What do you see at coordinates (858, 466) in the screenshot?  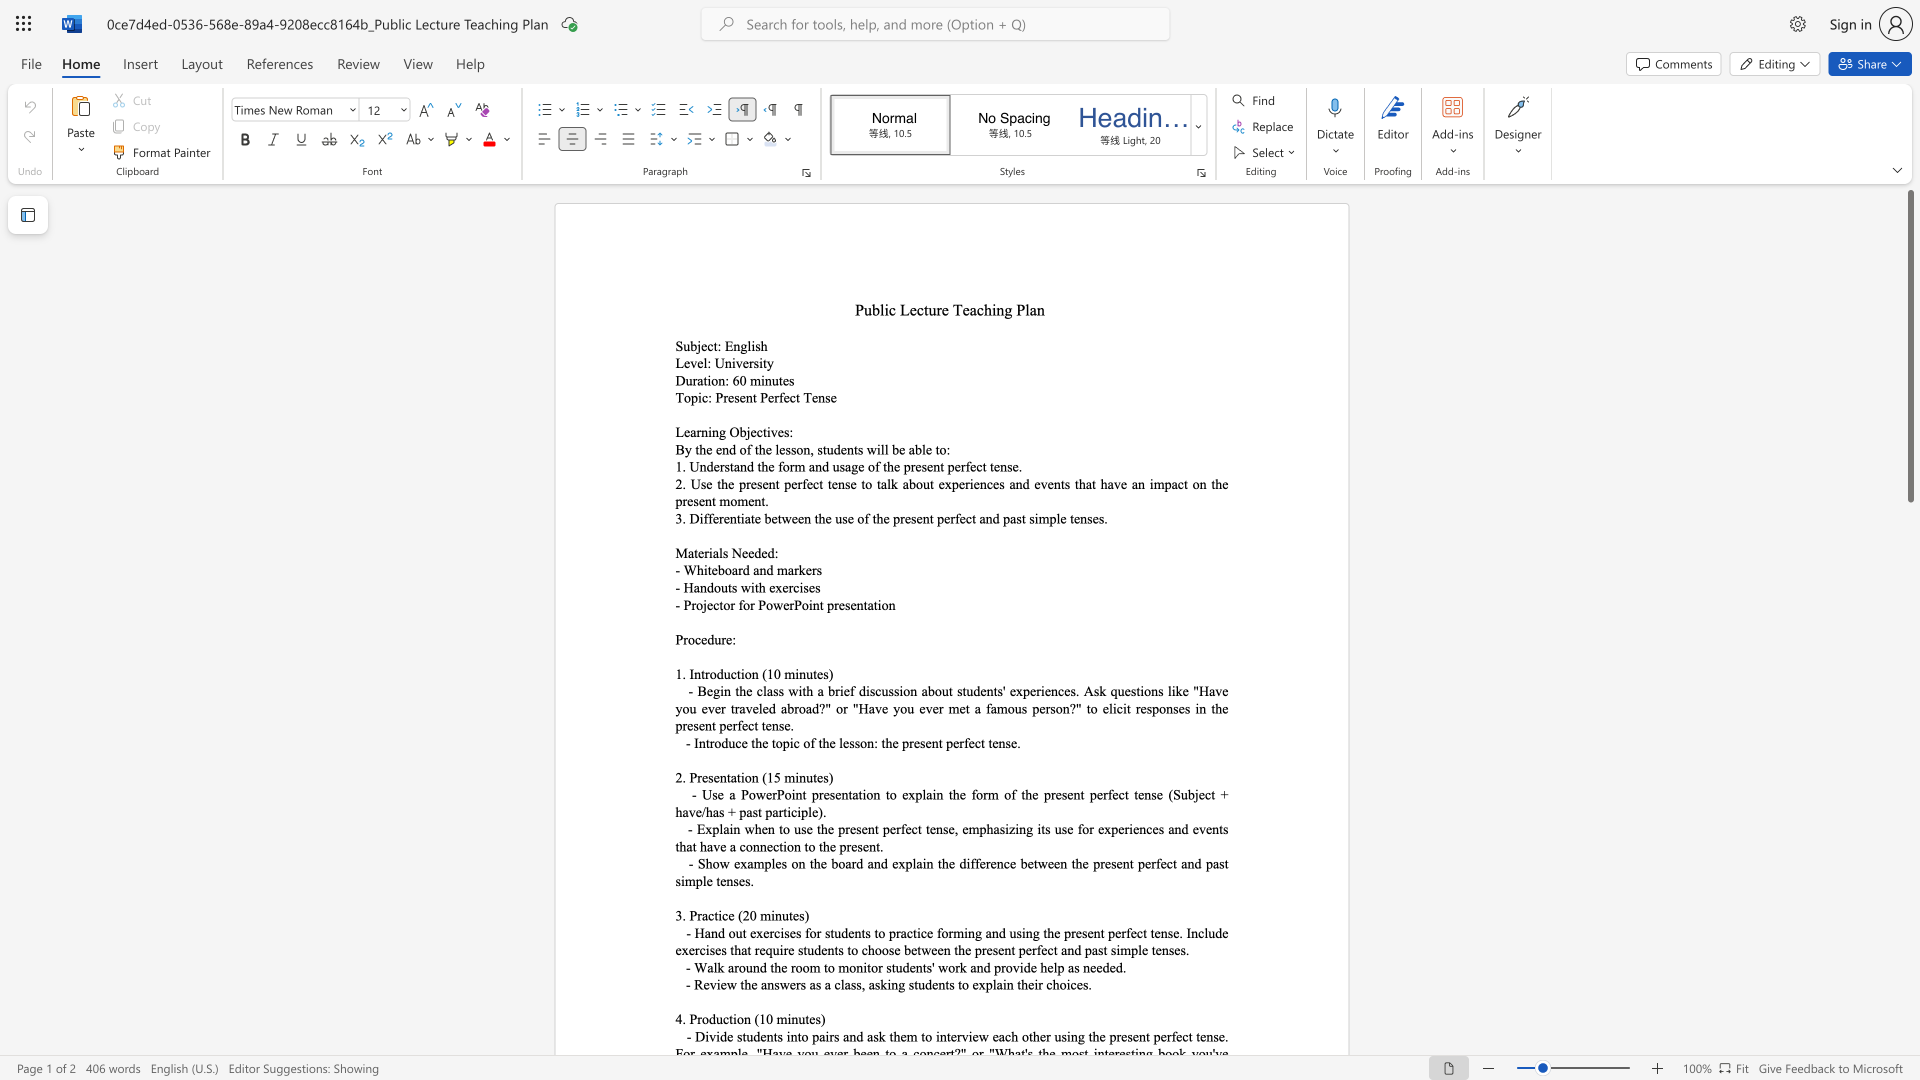 I see `the subset text "e of the present p" within the text "1. Understand the form and usage of the present perfect tense."` at bounding box center [858, 466].